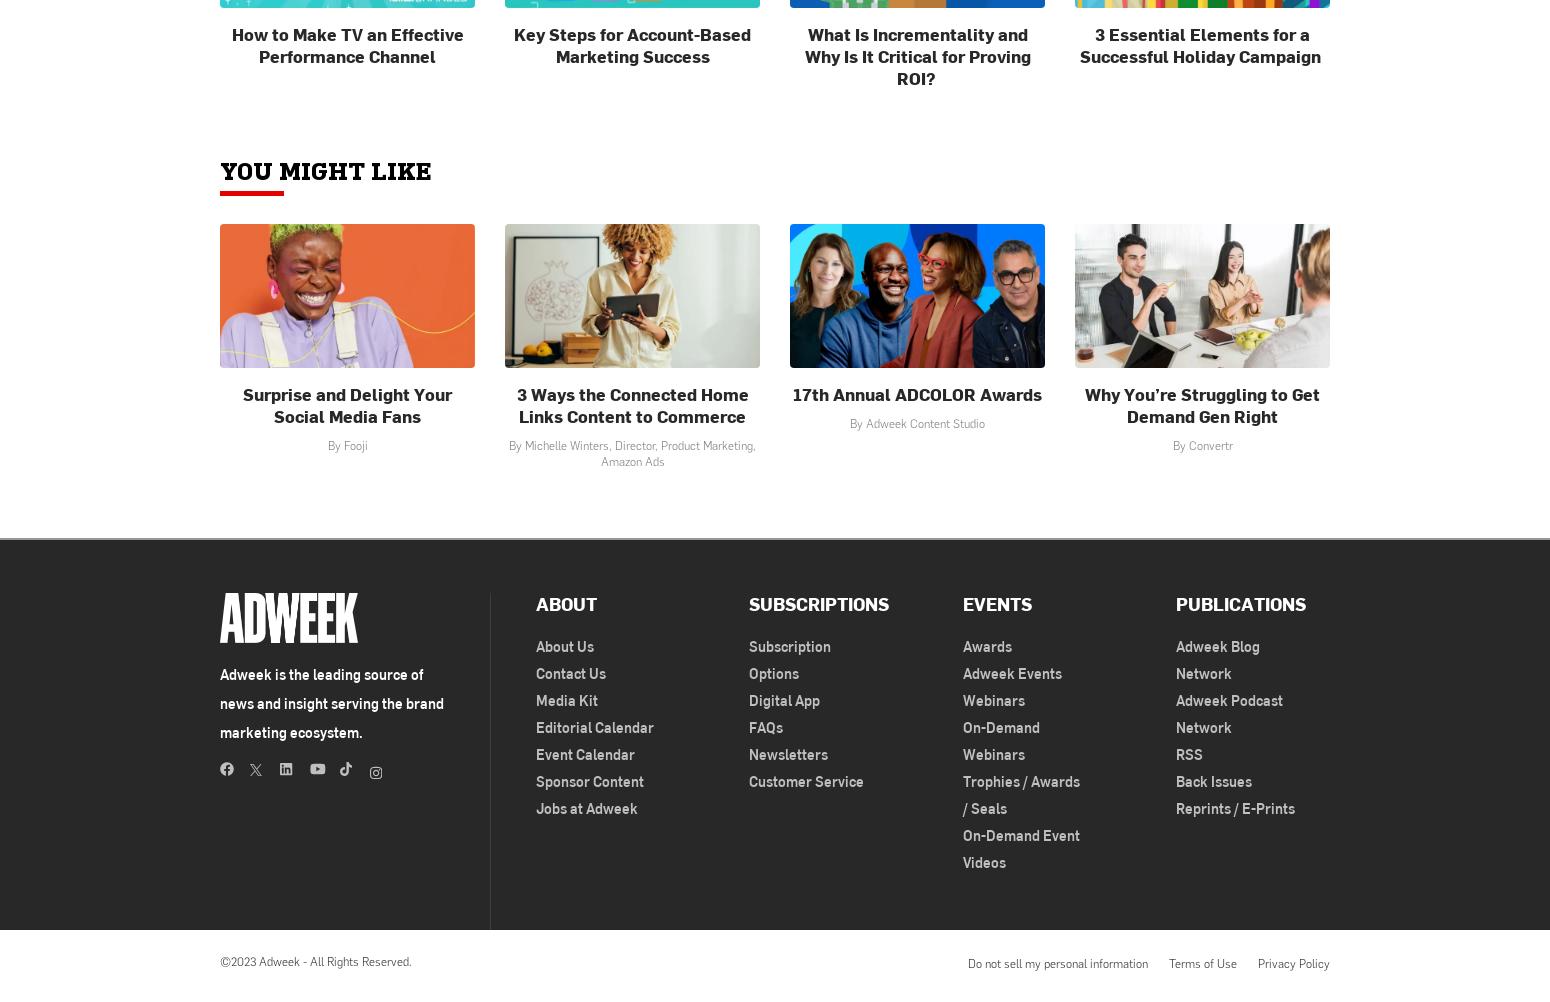 The width and height of the screenshot is (1550, 1002). I want to click on '©2023 Adweek - All Rights Reserved.', so click(315, 960).